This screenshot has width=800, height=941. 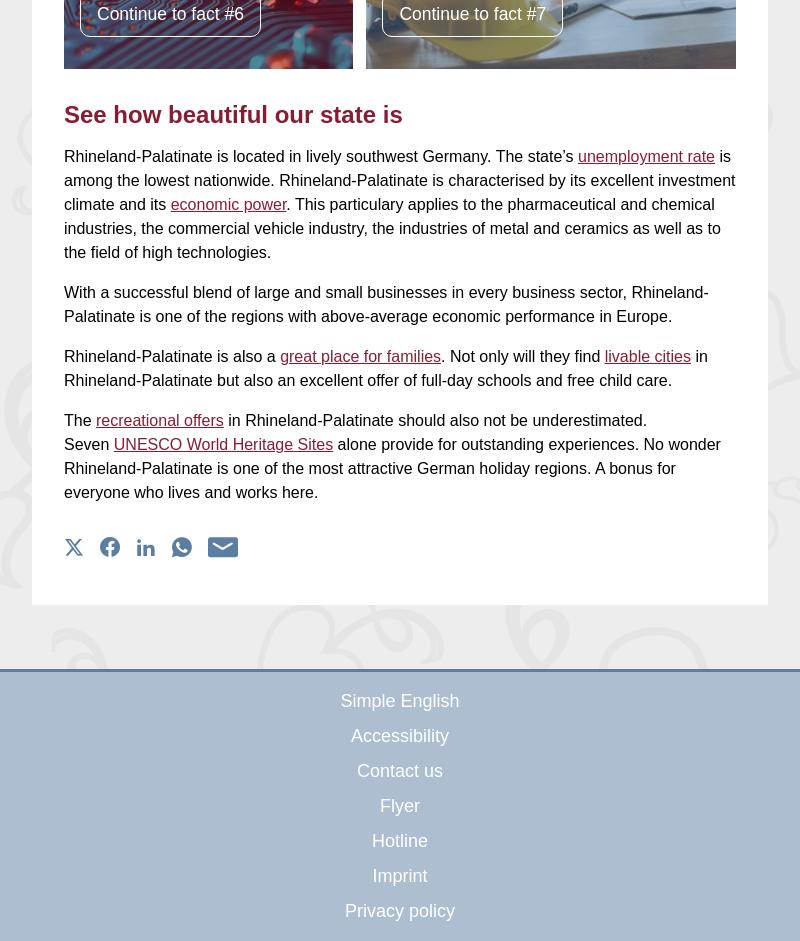 I want to click on 'alone provide for outstanding experiences. No wonder Rhineland-Palatinate is one of the most attractive German holiday regions. A bonus for everyone who lives and works here.', so click(x=391, y=468).